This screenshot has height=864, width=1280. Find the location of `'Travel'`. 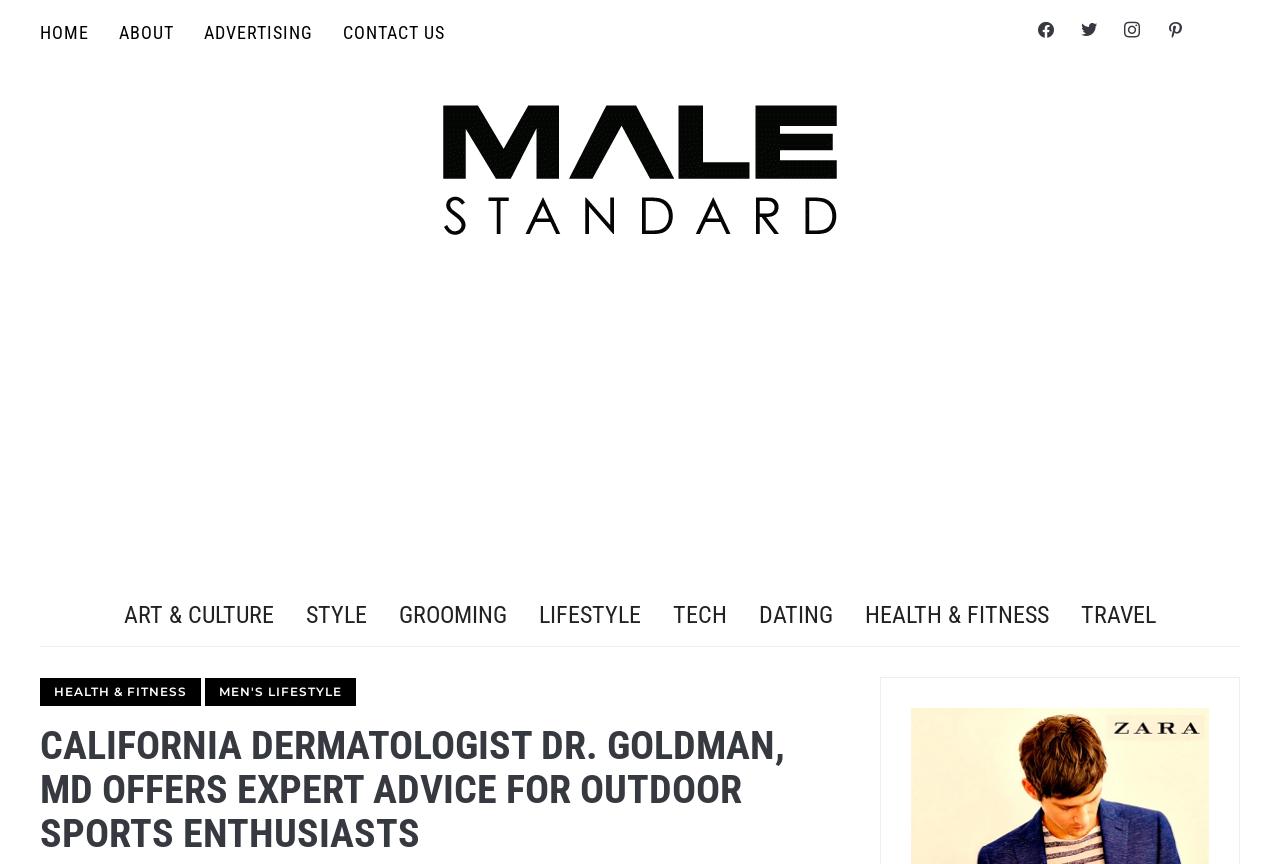

'Travel' is located at coordinates (1117, 613).